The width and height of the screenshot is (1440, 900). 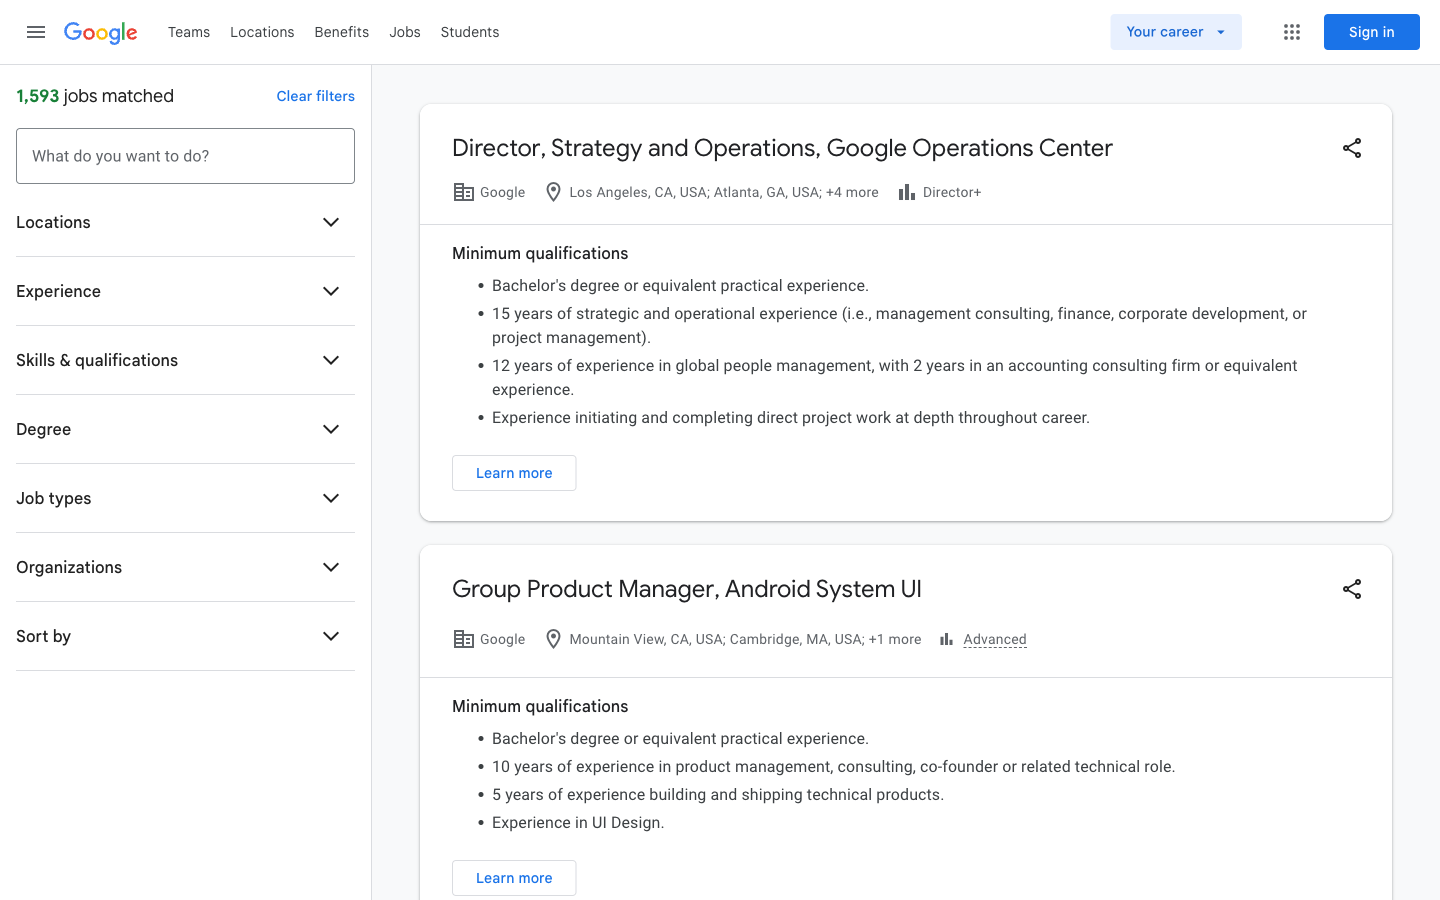 What do you see at coordinates (315, 95) in the screenshot?
I see `Remove all the active filters` at bounding box center [315, 95].